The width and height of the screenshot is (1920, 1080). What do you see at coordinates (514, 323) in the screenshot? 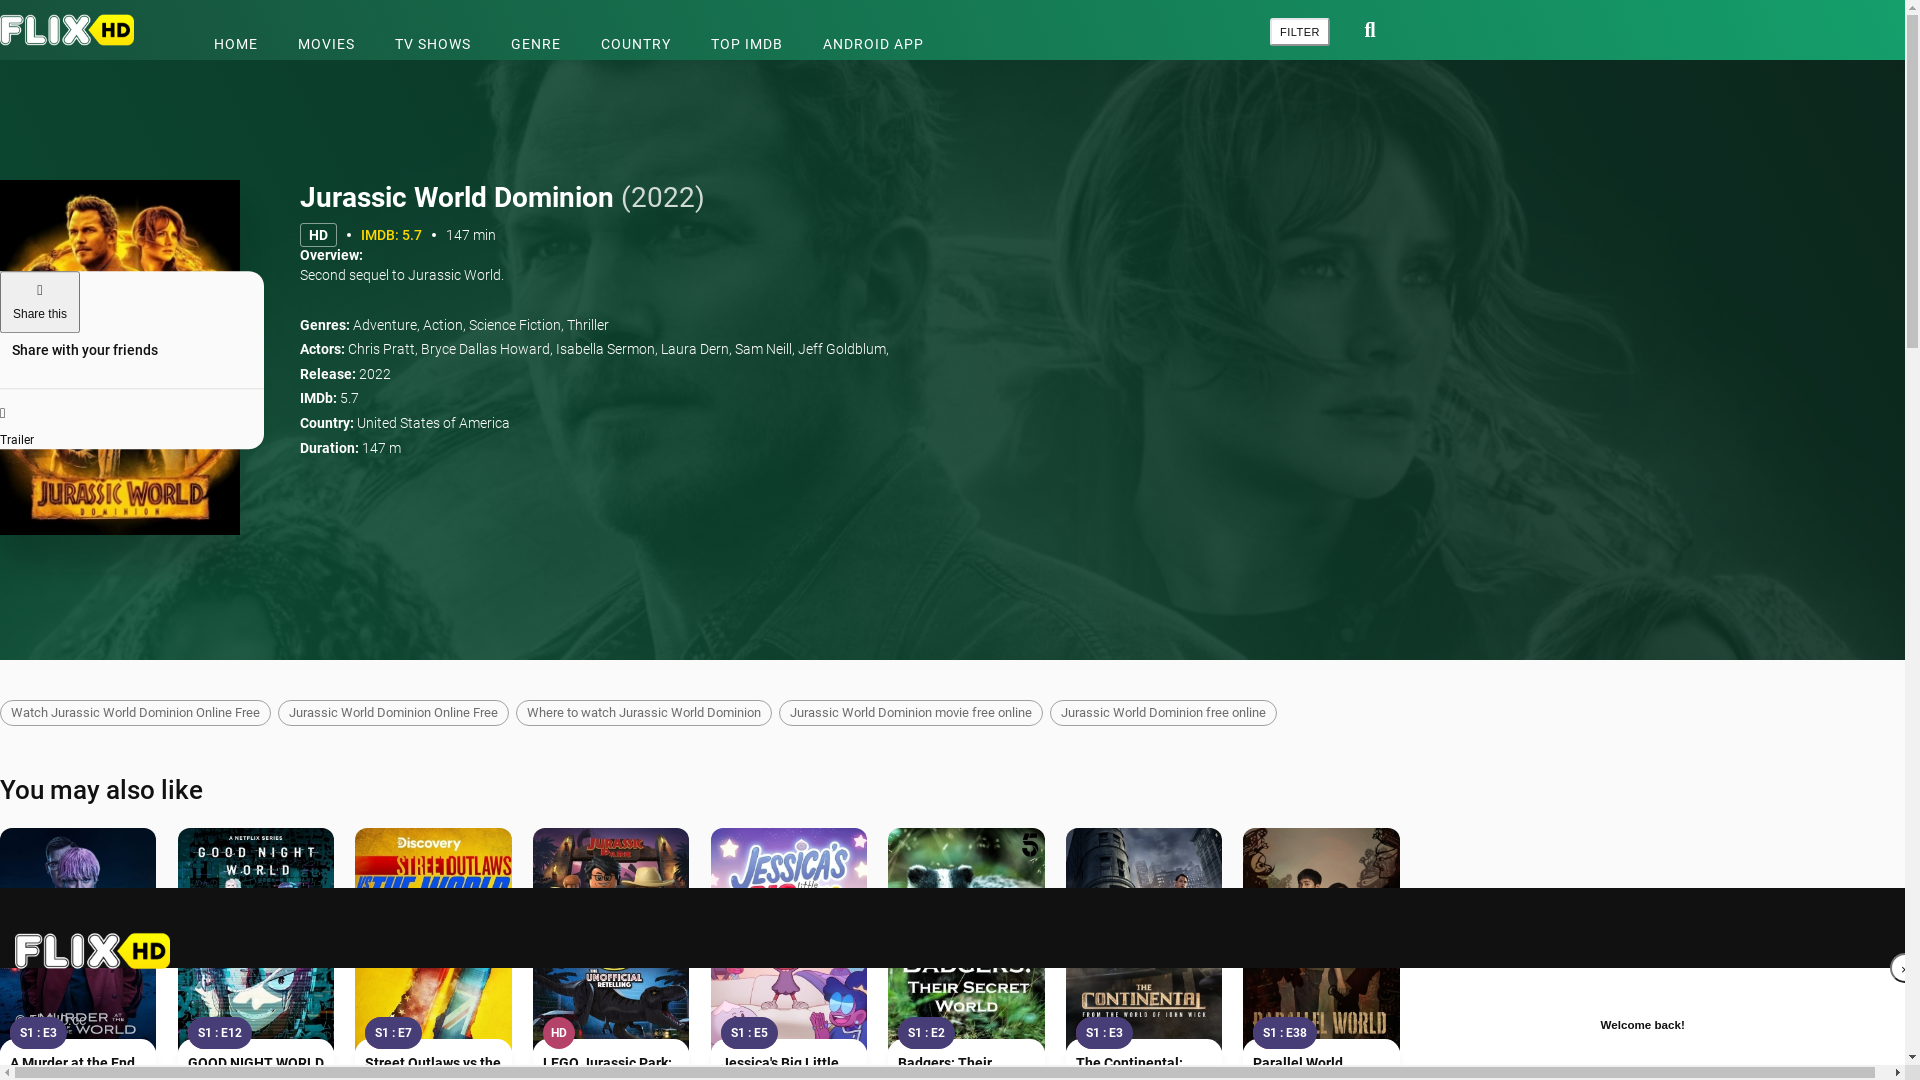
I see `'Science Fiction'` at bounding box center [514, 323].